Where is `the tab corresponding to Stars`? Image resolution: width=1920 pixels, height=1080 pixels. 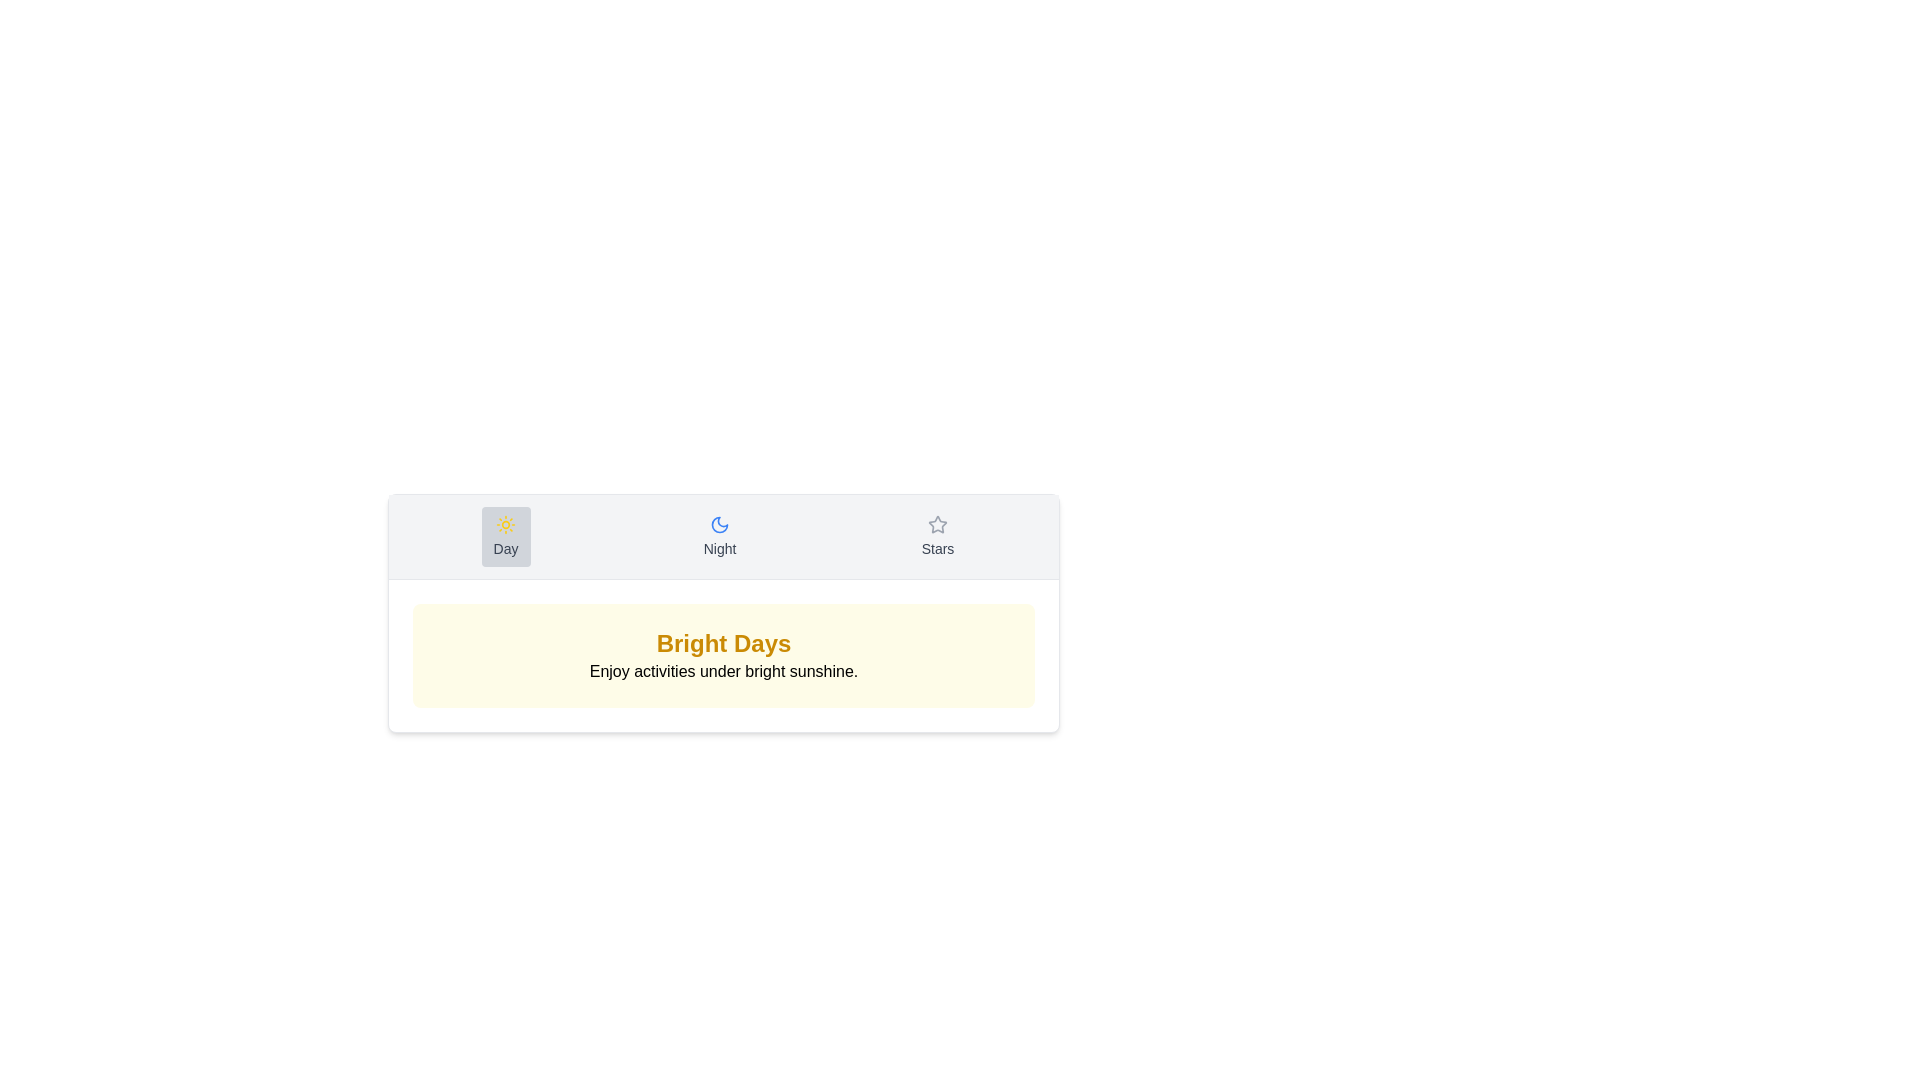
the tab corresponding to Stars is located at coordinates (937, 535).